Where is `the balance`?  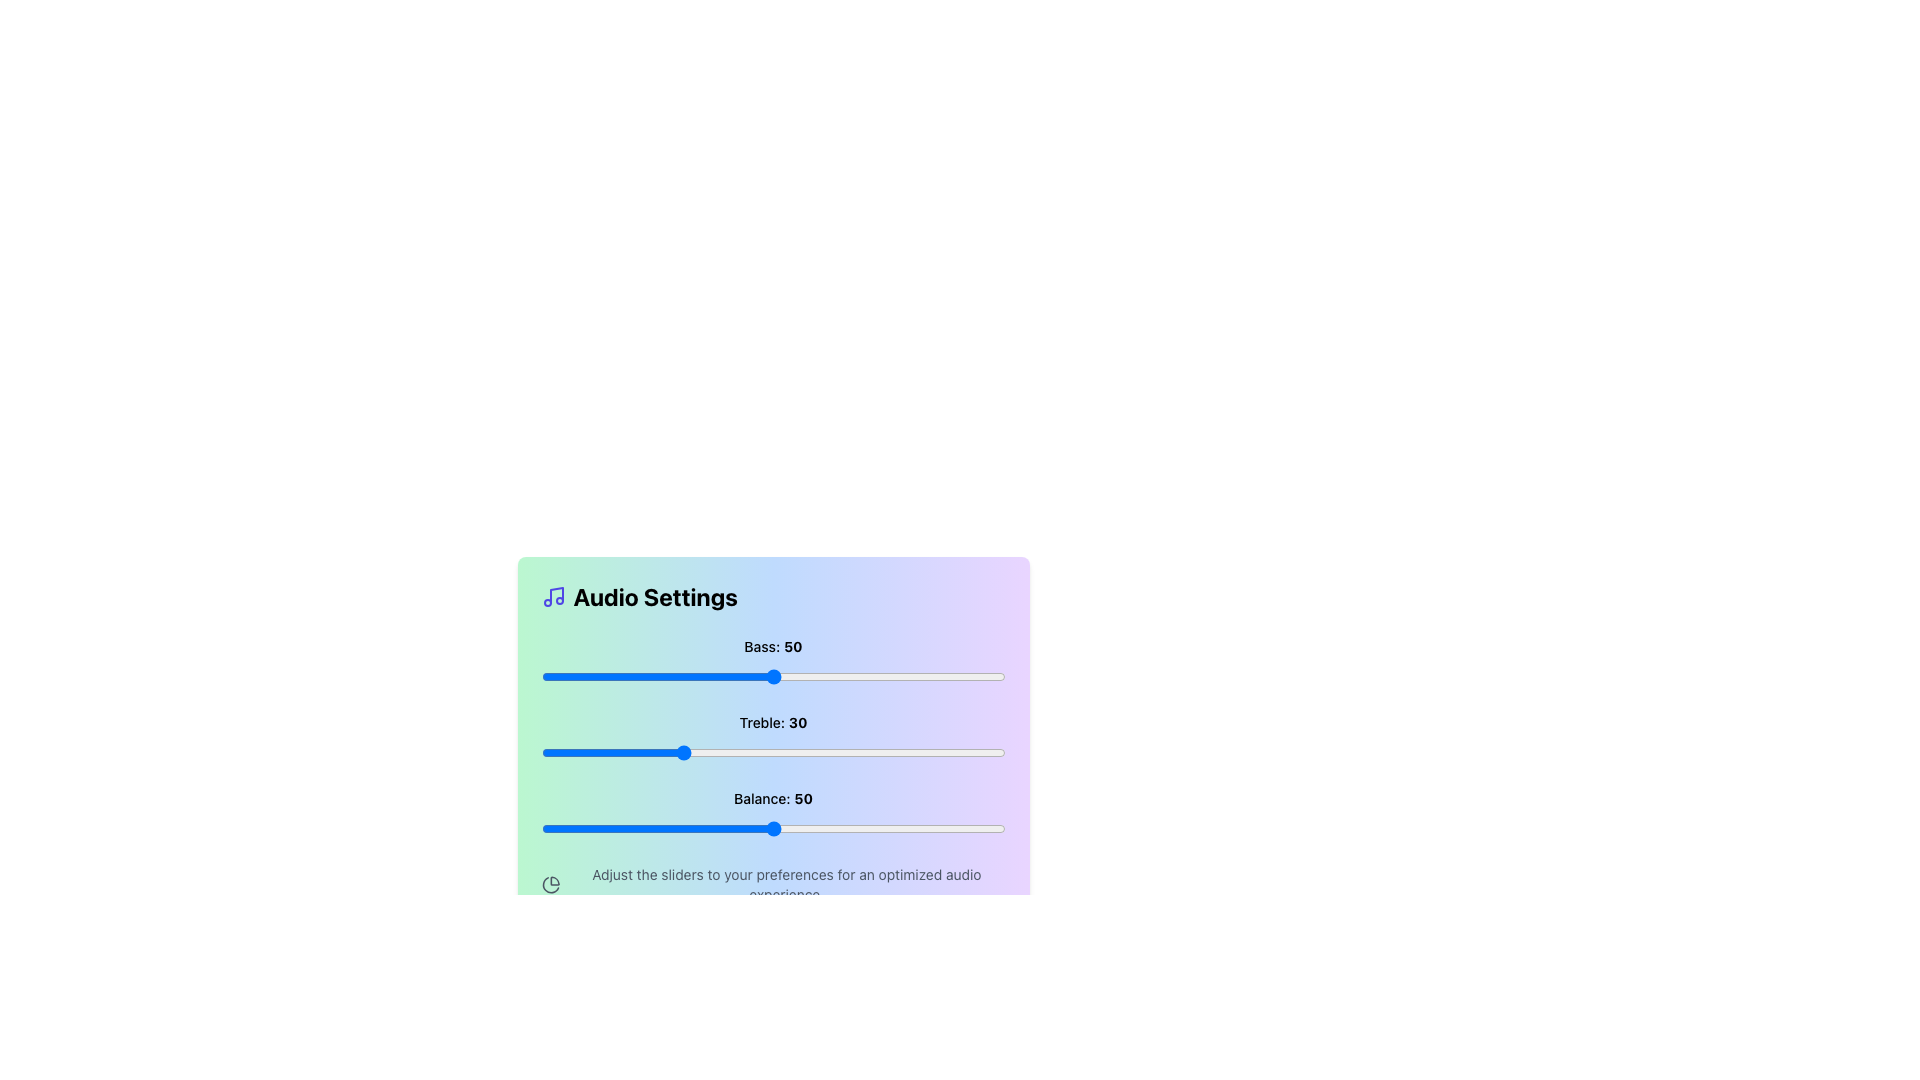 the balance is located at coordinates (815, 829).